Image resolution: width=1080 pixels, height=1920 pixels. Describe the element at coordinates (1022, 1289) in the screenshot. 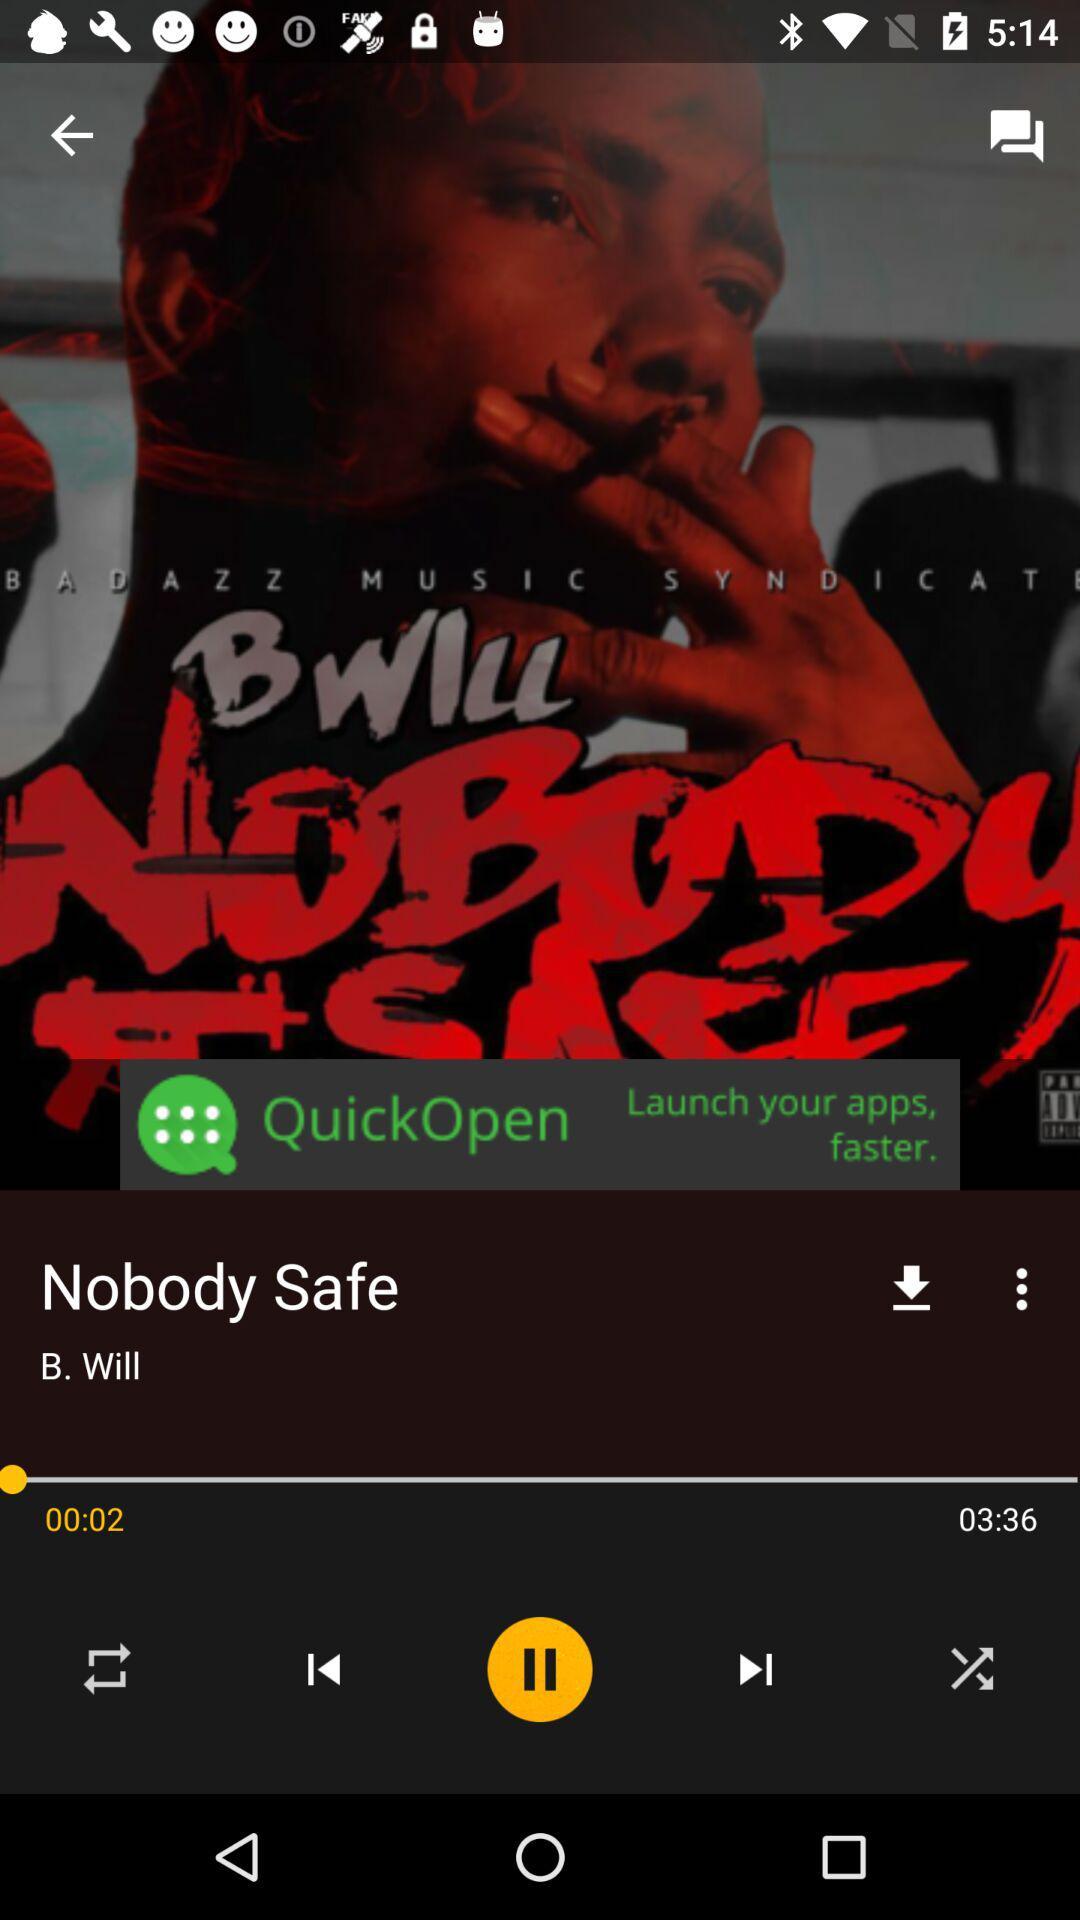

I see `the more icon` at that location.